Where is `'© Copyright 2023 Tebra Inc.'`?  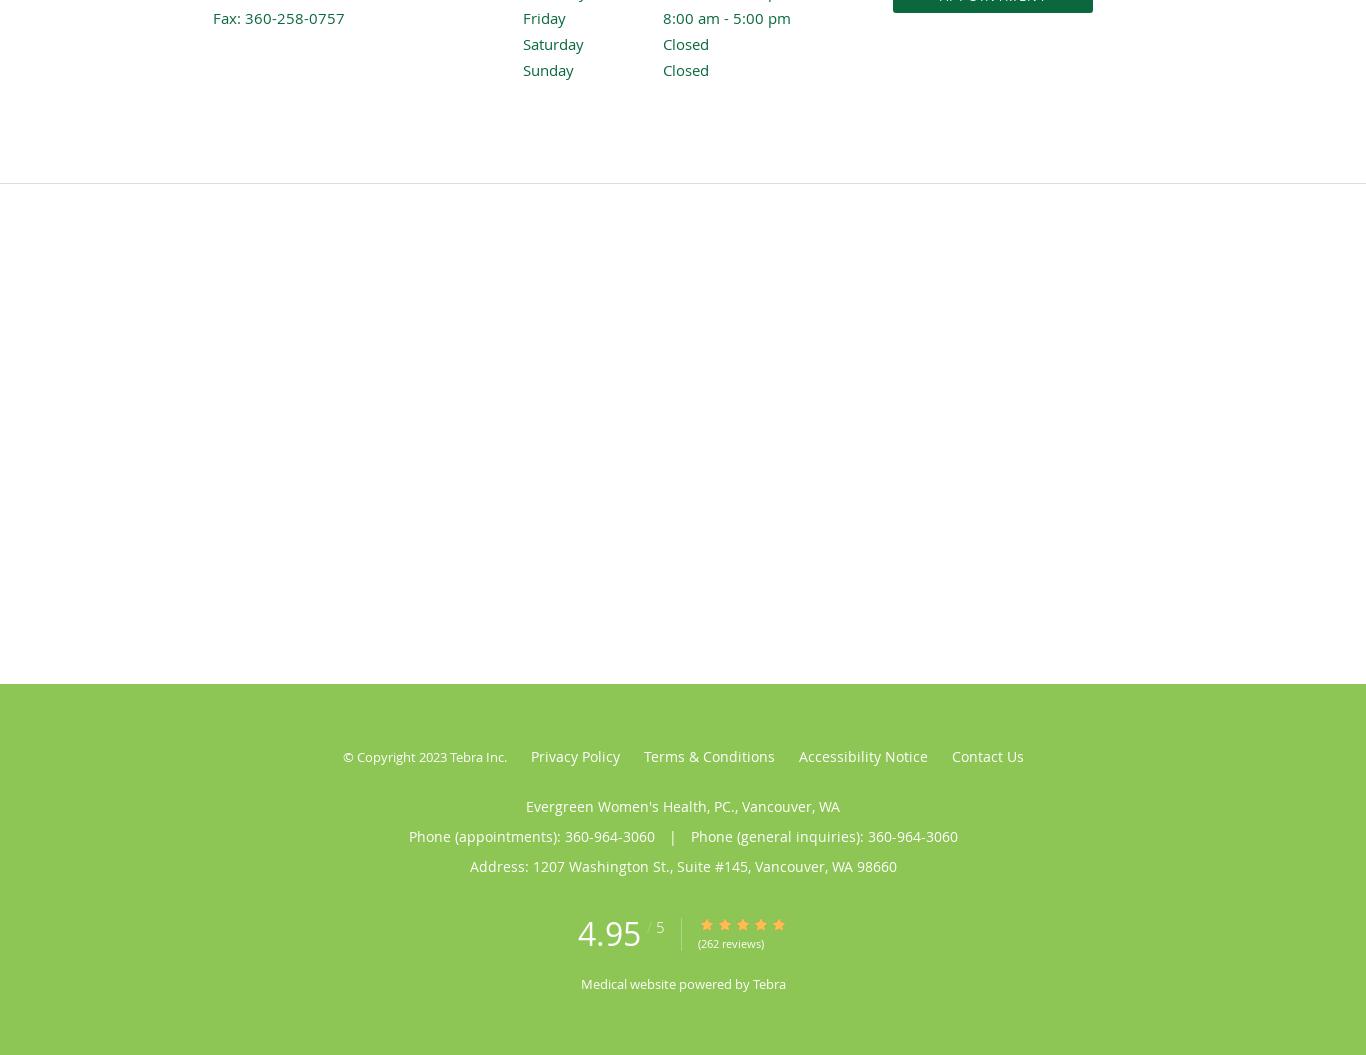 '© Copyright 2023 Tebra Inc.' is located at coordinates (342, 756).